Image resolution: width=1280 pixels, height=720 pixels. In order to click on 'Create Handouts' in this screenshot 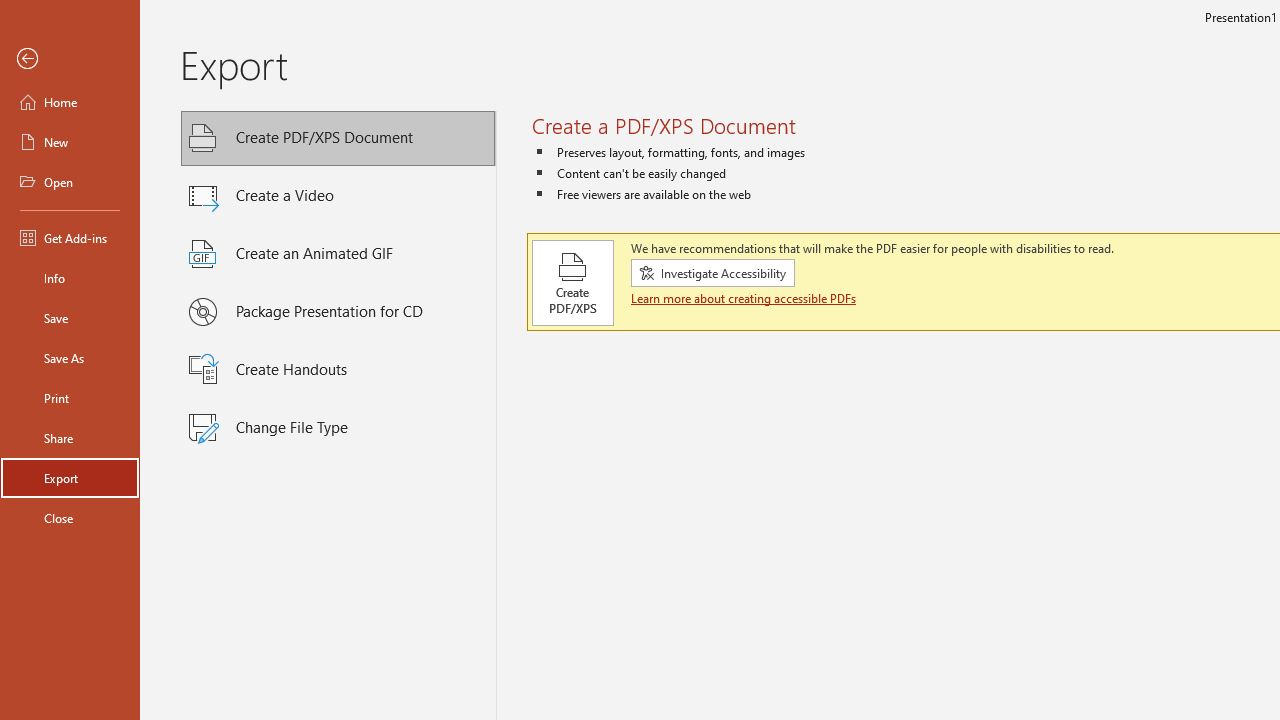, I will do `click(338, 370)`.